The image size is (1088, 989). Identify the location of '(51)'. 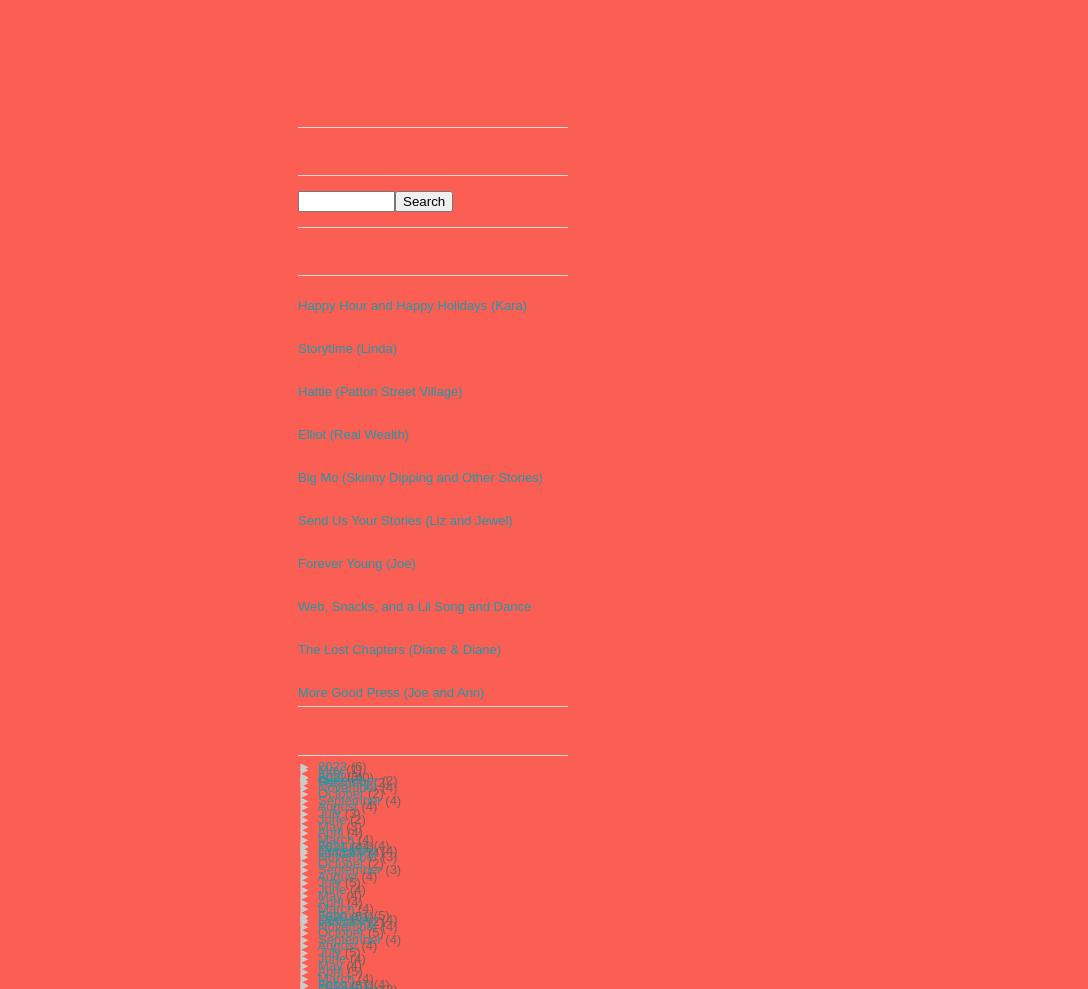
(361, 914).